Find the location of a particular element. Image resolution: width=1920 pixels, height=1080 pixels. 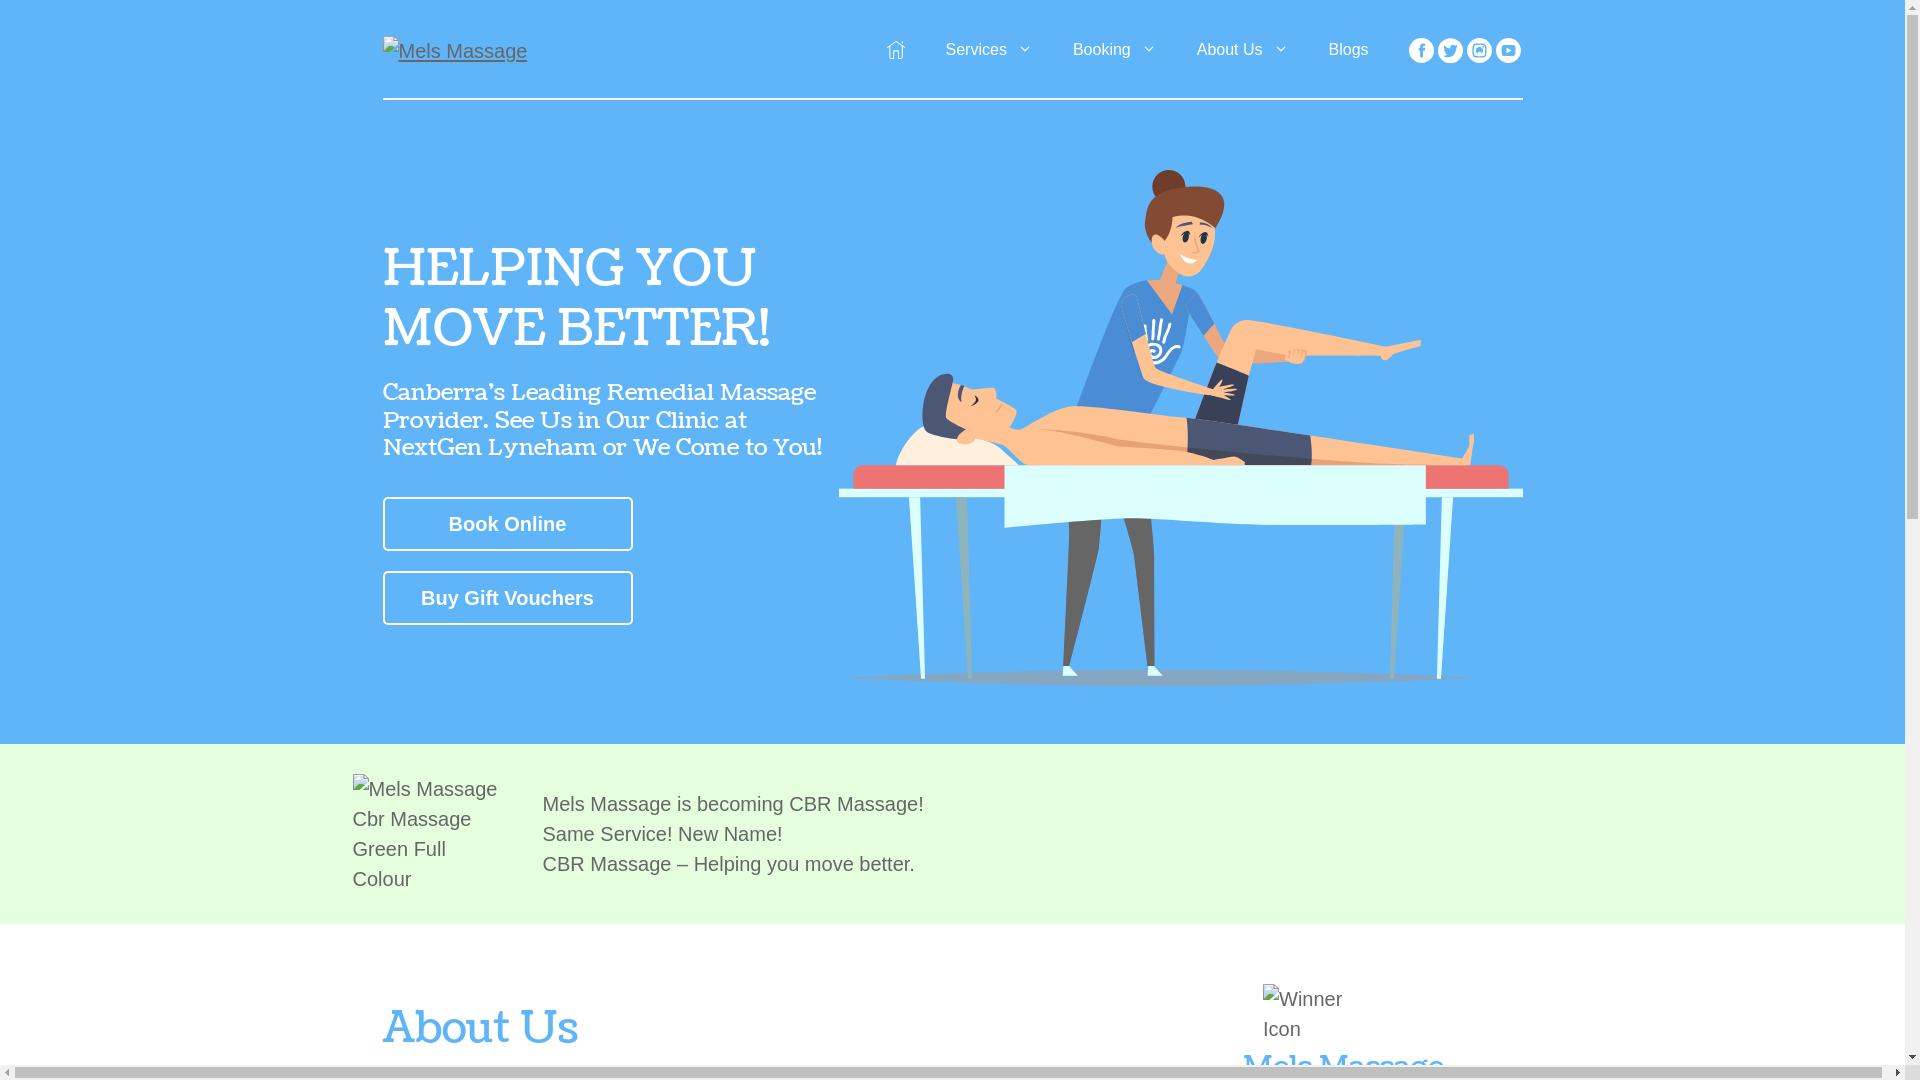

'Blogs' is located at coordinates (1348, 49).